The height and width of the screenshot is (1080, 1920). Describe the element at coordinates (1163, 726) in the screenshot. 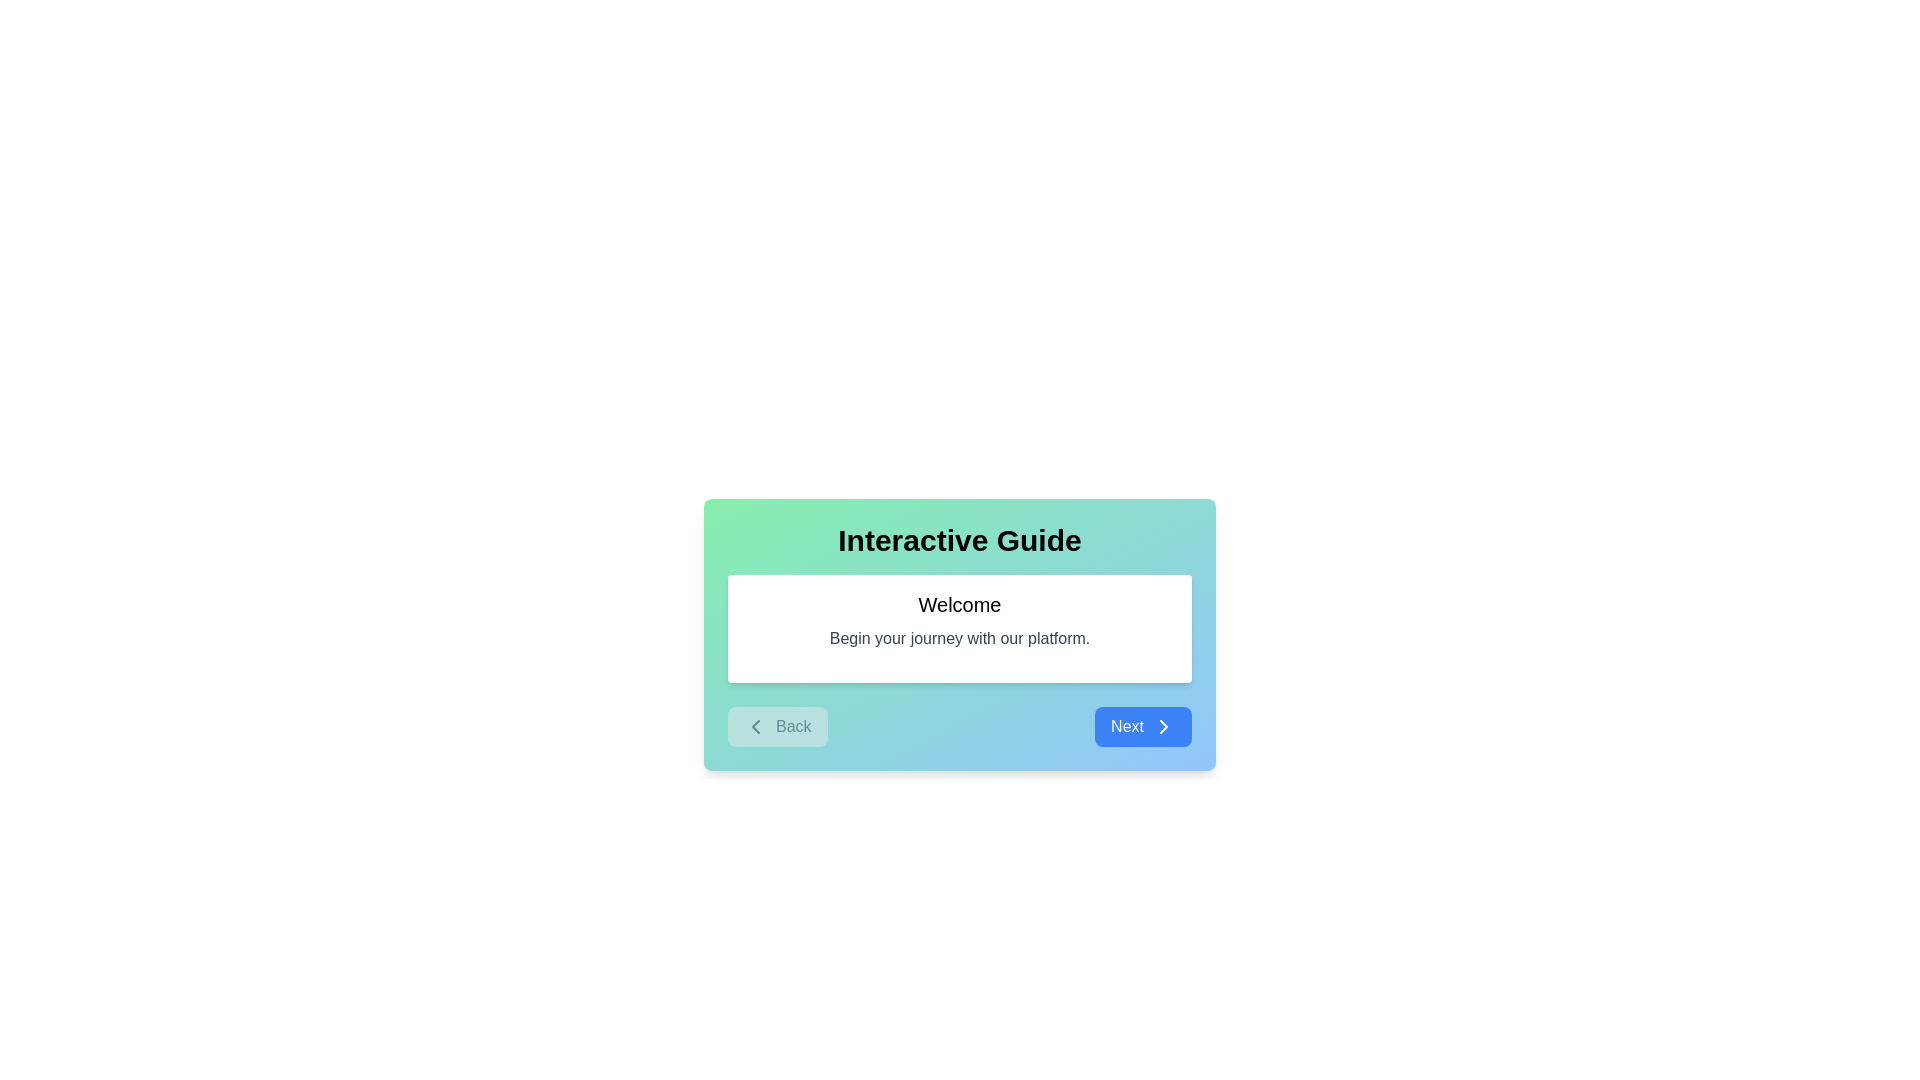

I see `the rightward-pointing chevron icon within the 'Next' button located in the bottom-right corner of the interactive guide interface` at that location.